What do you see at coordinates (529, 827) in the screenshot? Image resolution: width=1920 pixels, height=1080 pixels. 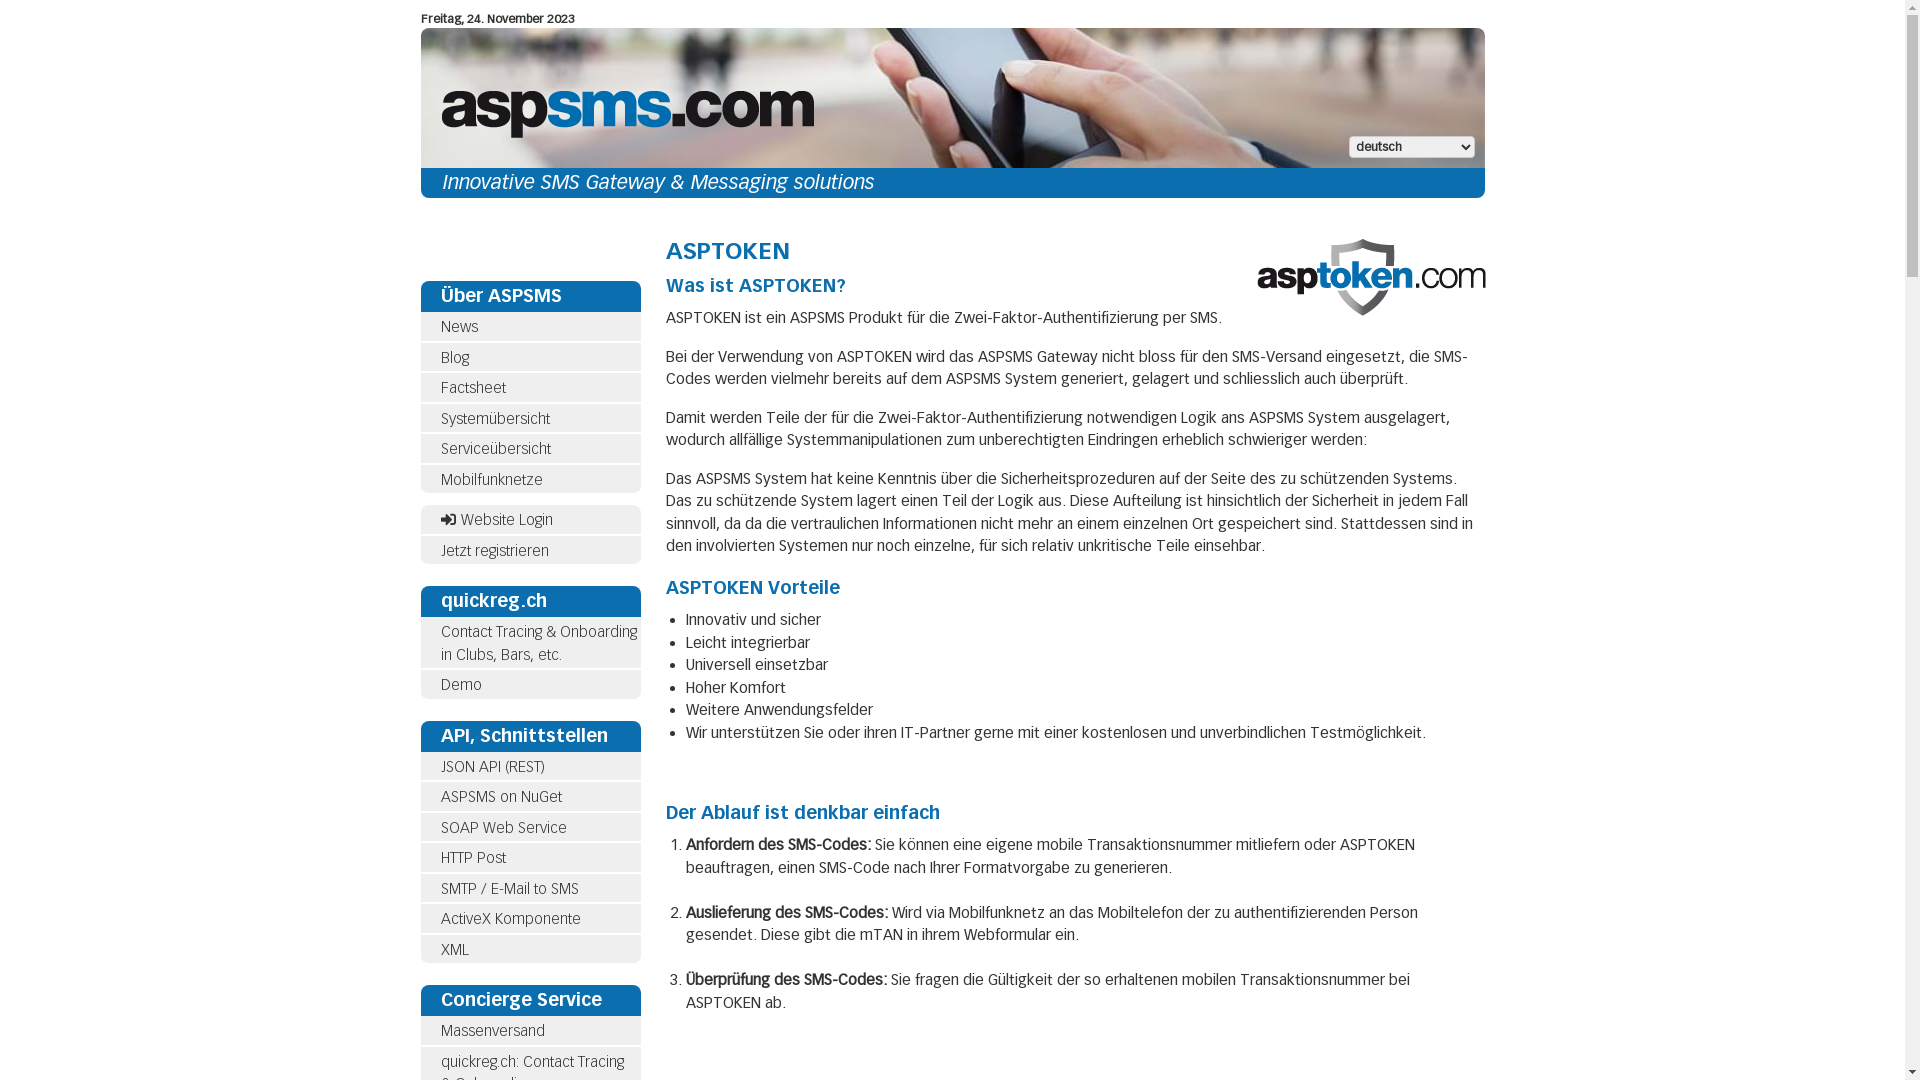 I see `'SOAP Web Service'` at bounding box center [529, 827].